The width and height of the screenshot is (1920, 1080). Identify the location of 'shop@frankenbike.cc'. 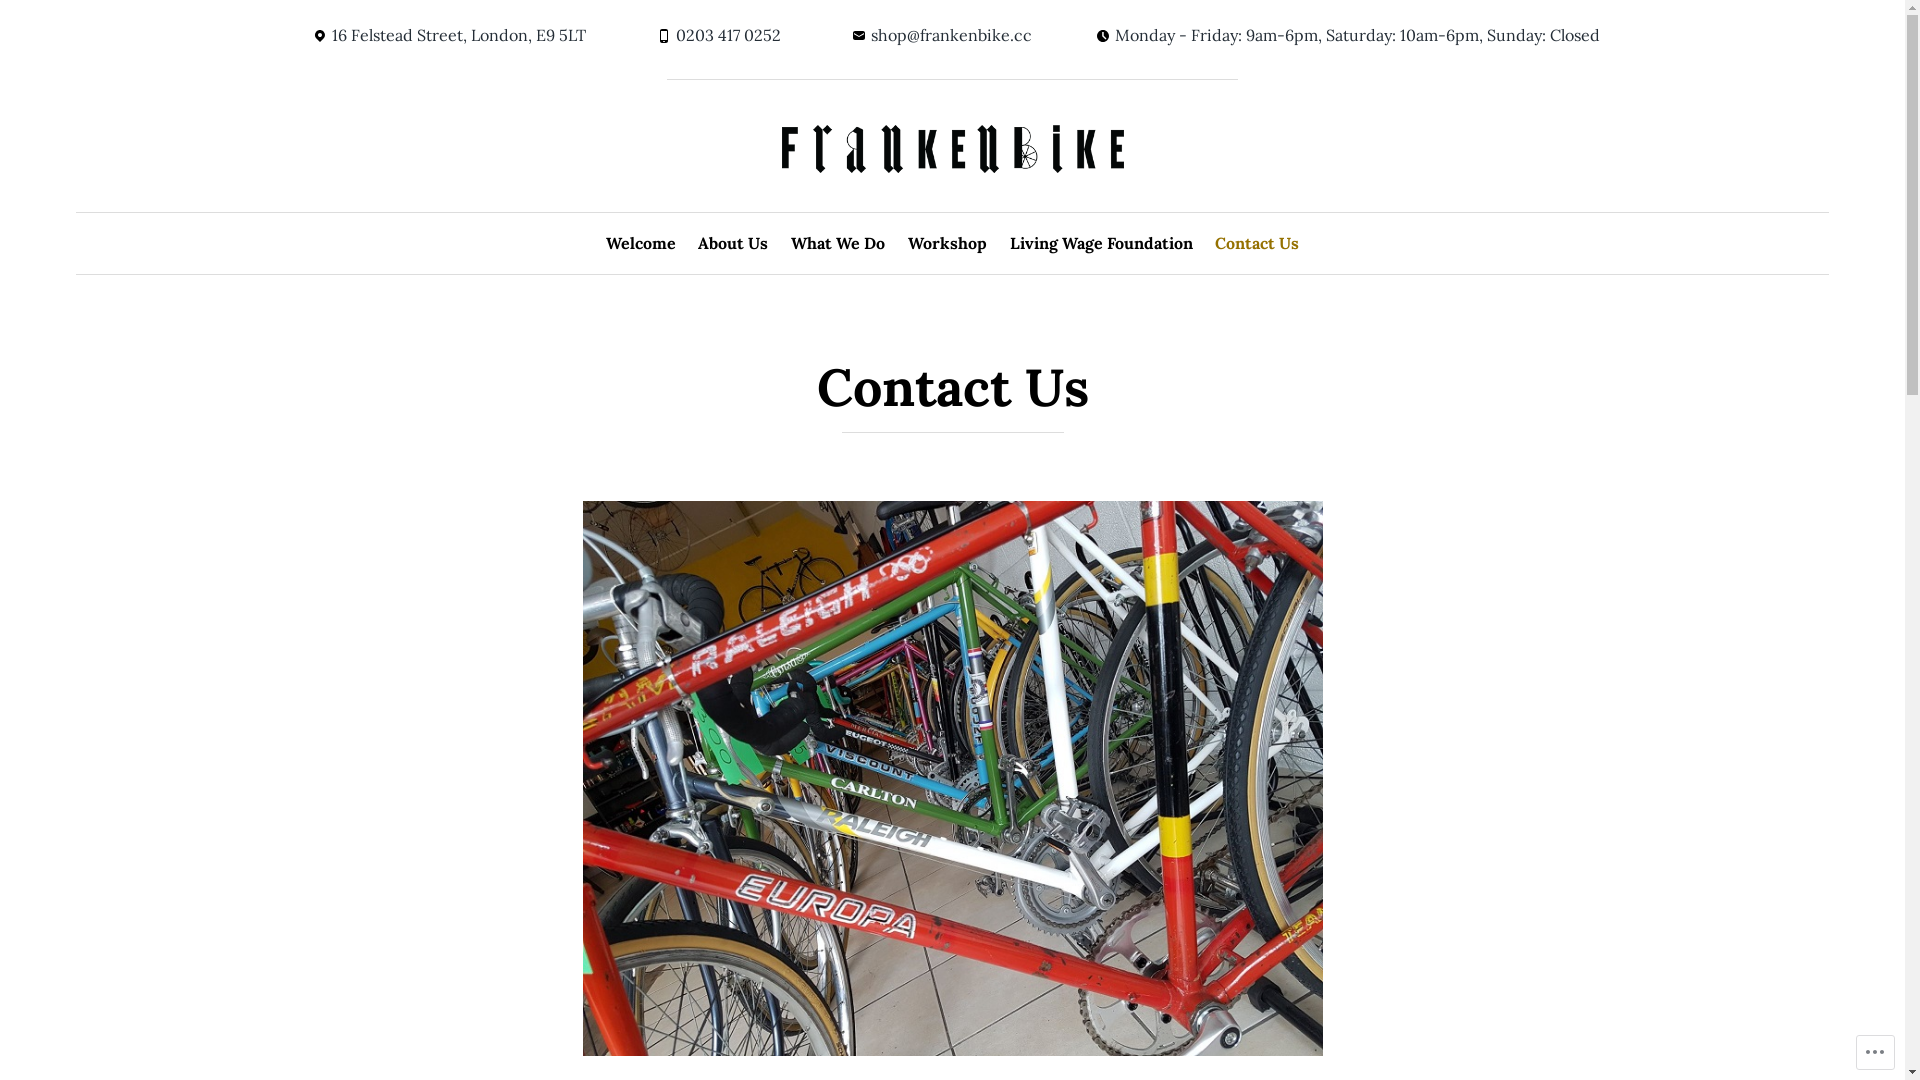
(940, 35).